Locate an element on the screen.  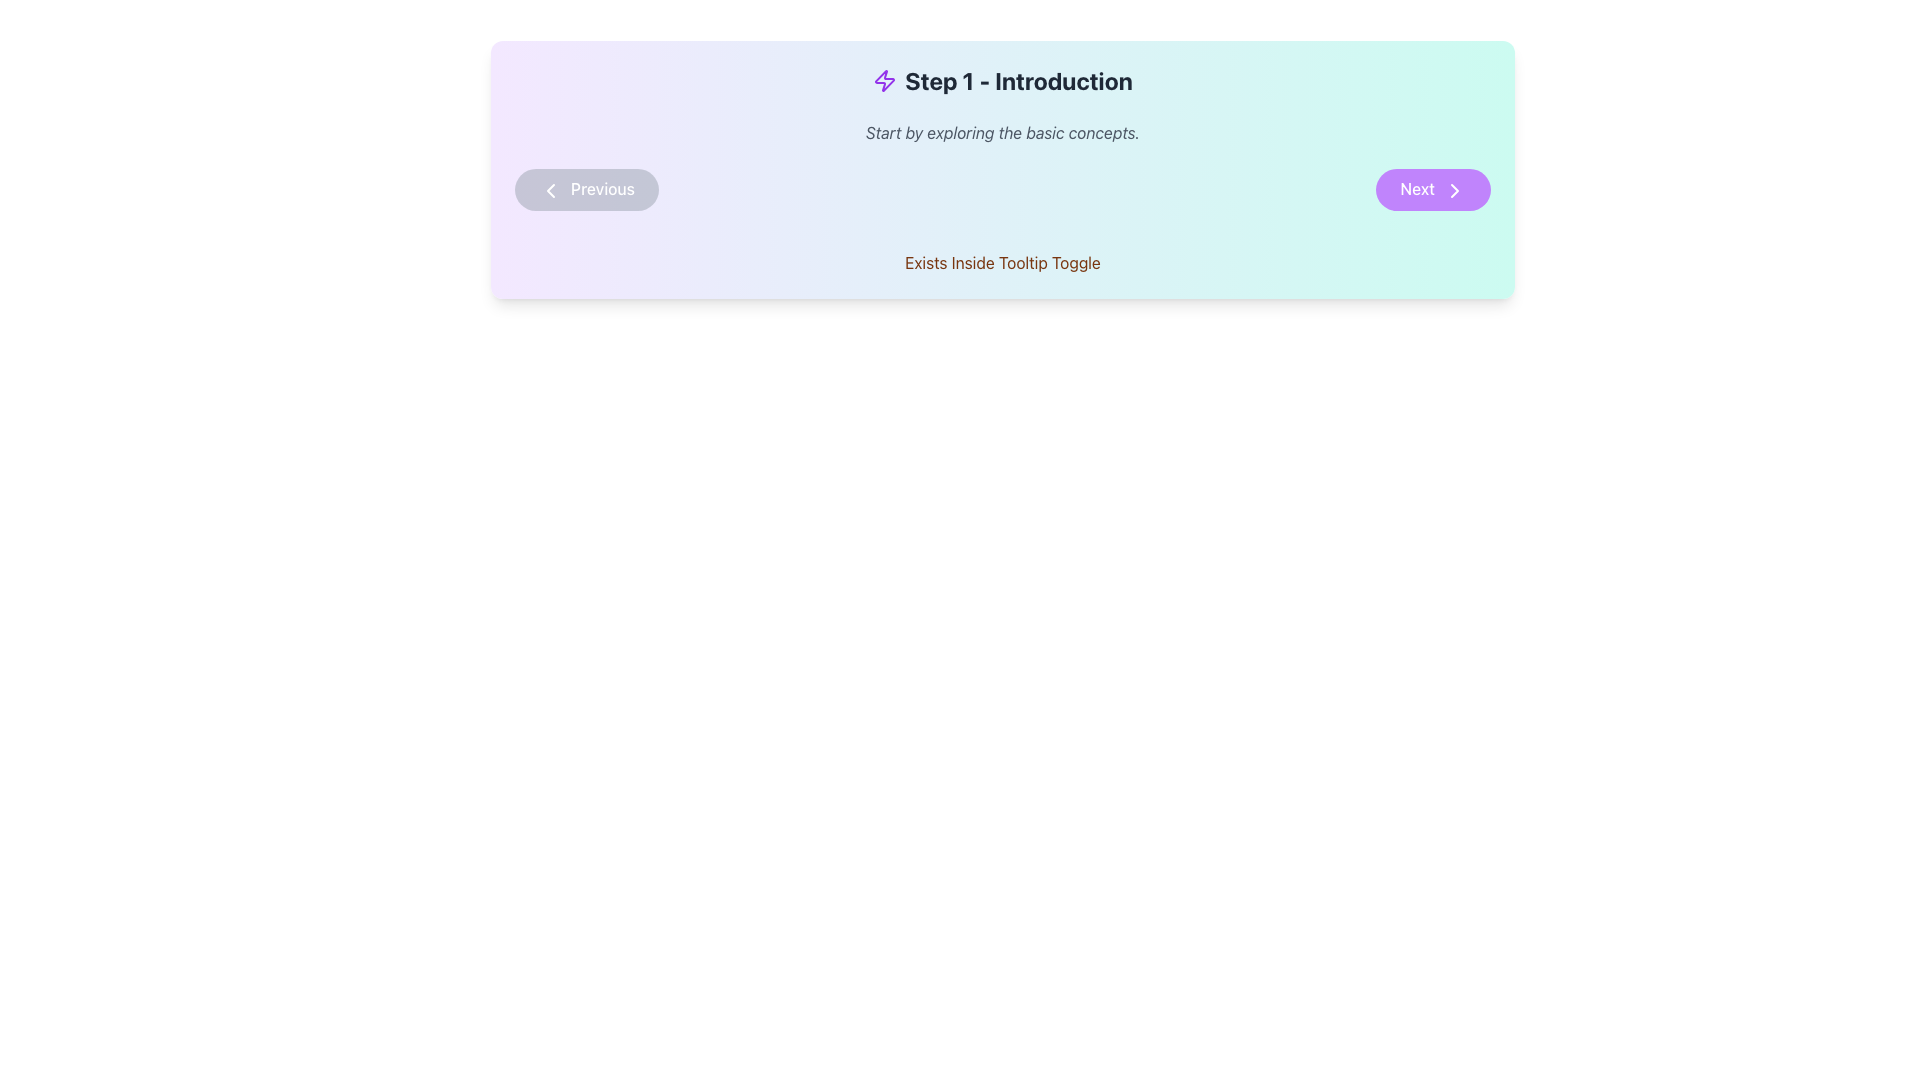
the left navigation button is located at coordinates (585, 189).